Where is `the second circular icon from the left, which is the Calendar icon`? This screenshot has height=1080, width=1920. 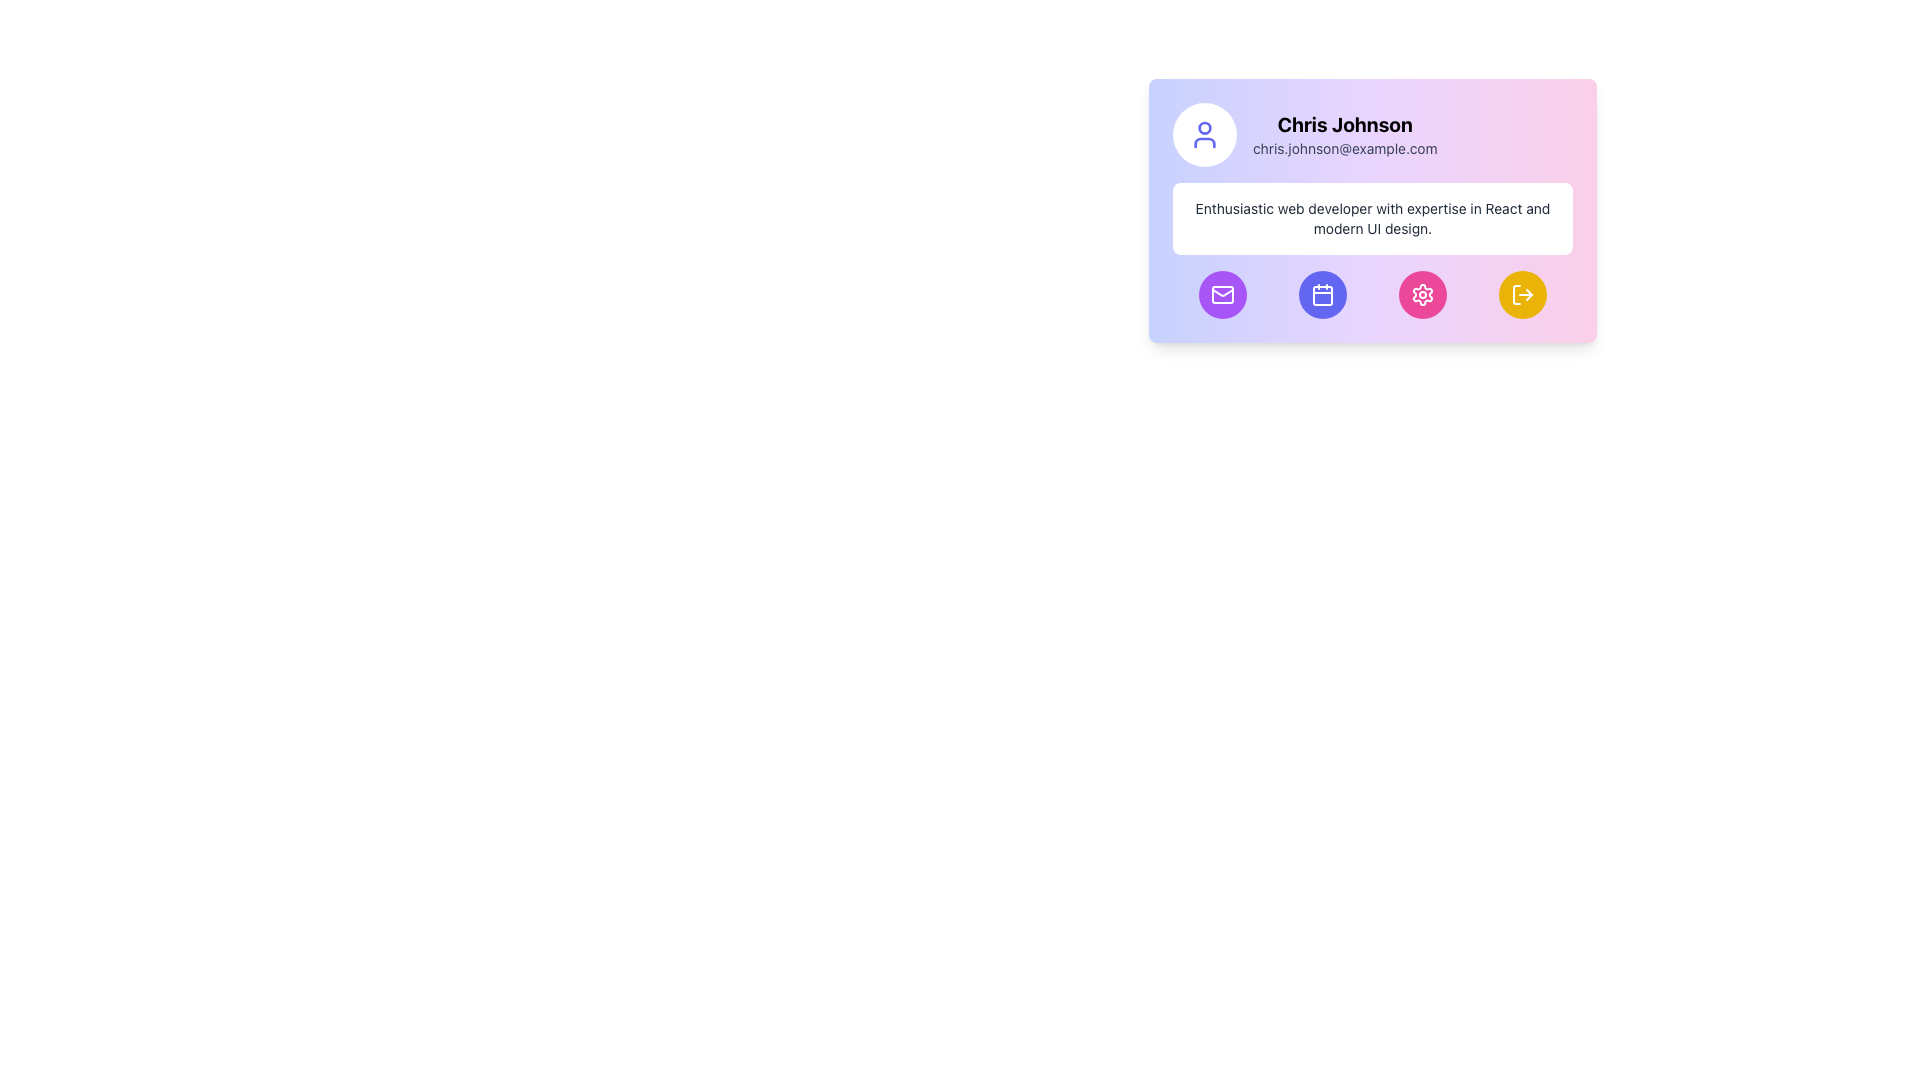
the second circular icon from the left, which is the Calendar icon is located at coordinates (1323, 294).